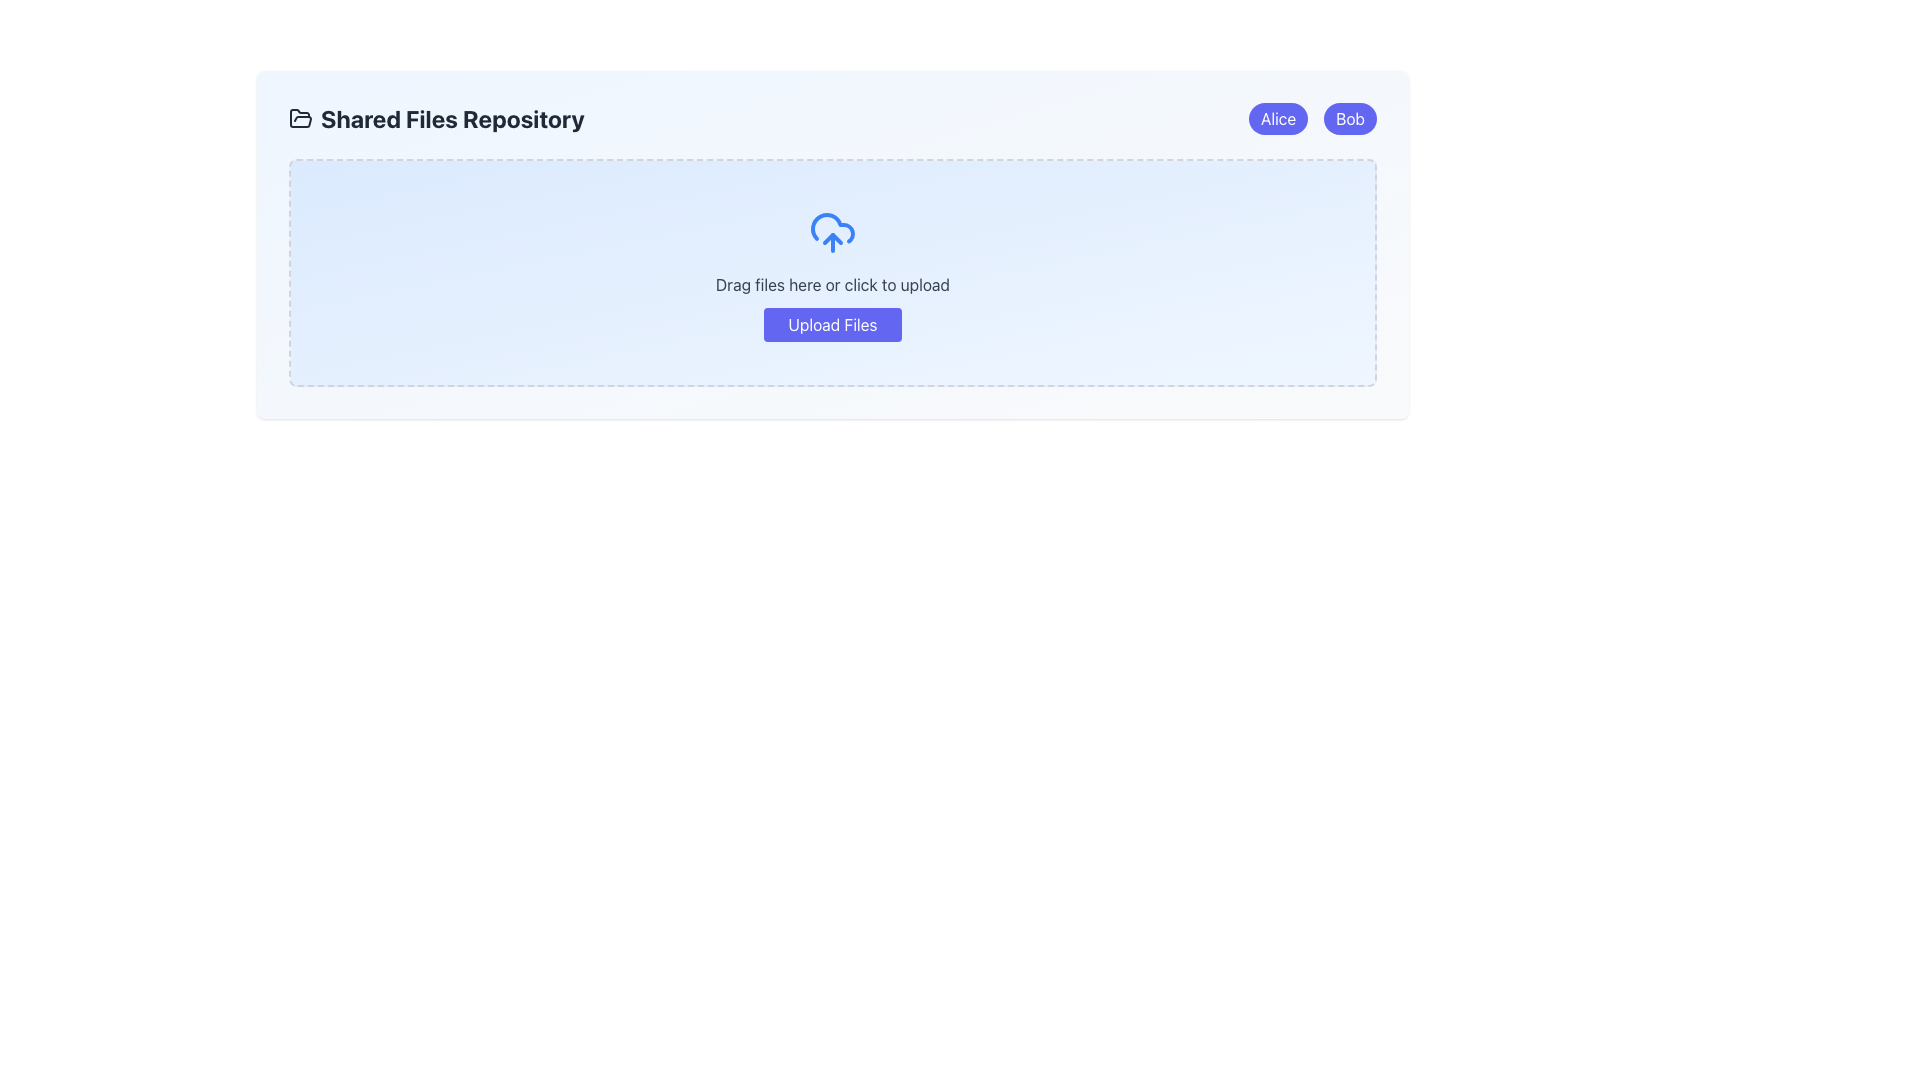  Describe the element at coordinates (1312, 119) in the screenshot. I see `the pill-shaped buttons labeled 'Alice' and 'Bob' with a purple background located in the top-right of the bar above the main interface` at that location.